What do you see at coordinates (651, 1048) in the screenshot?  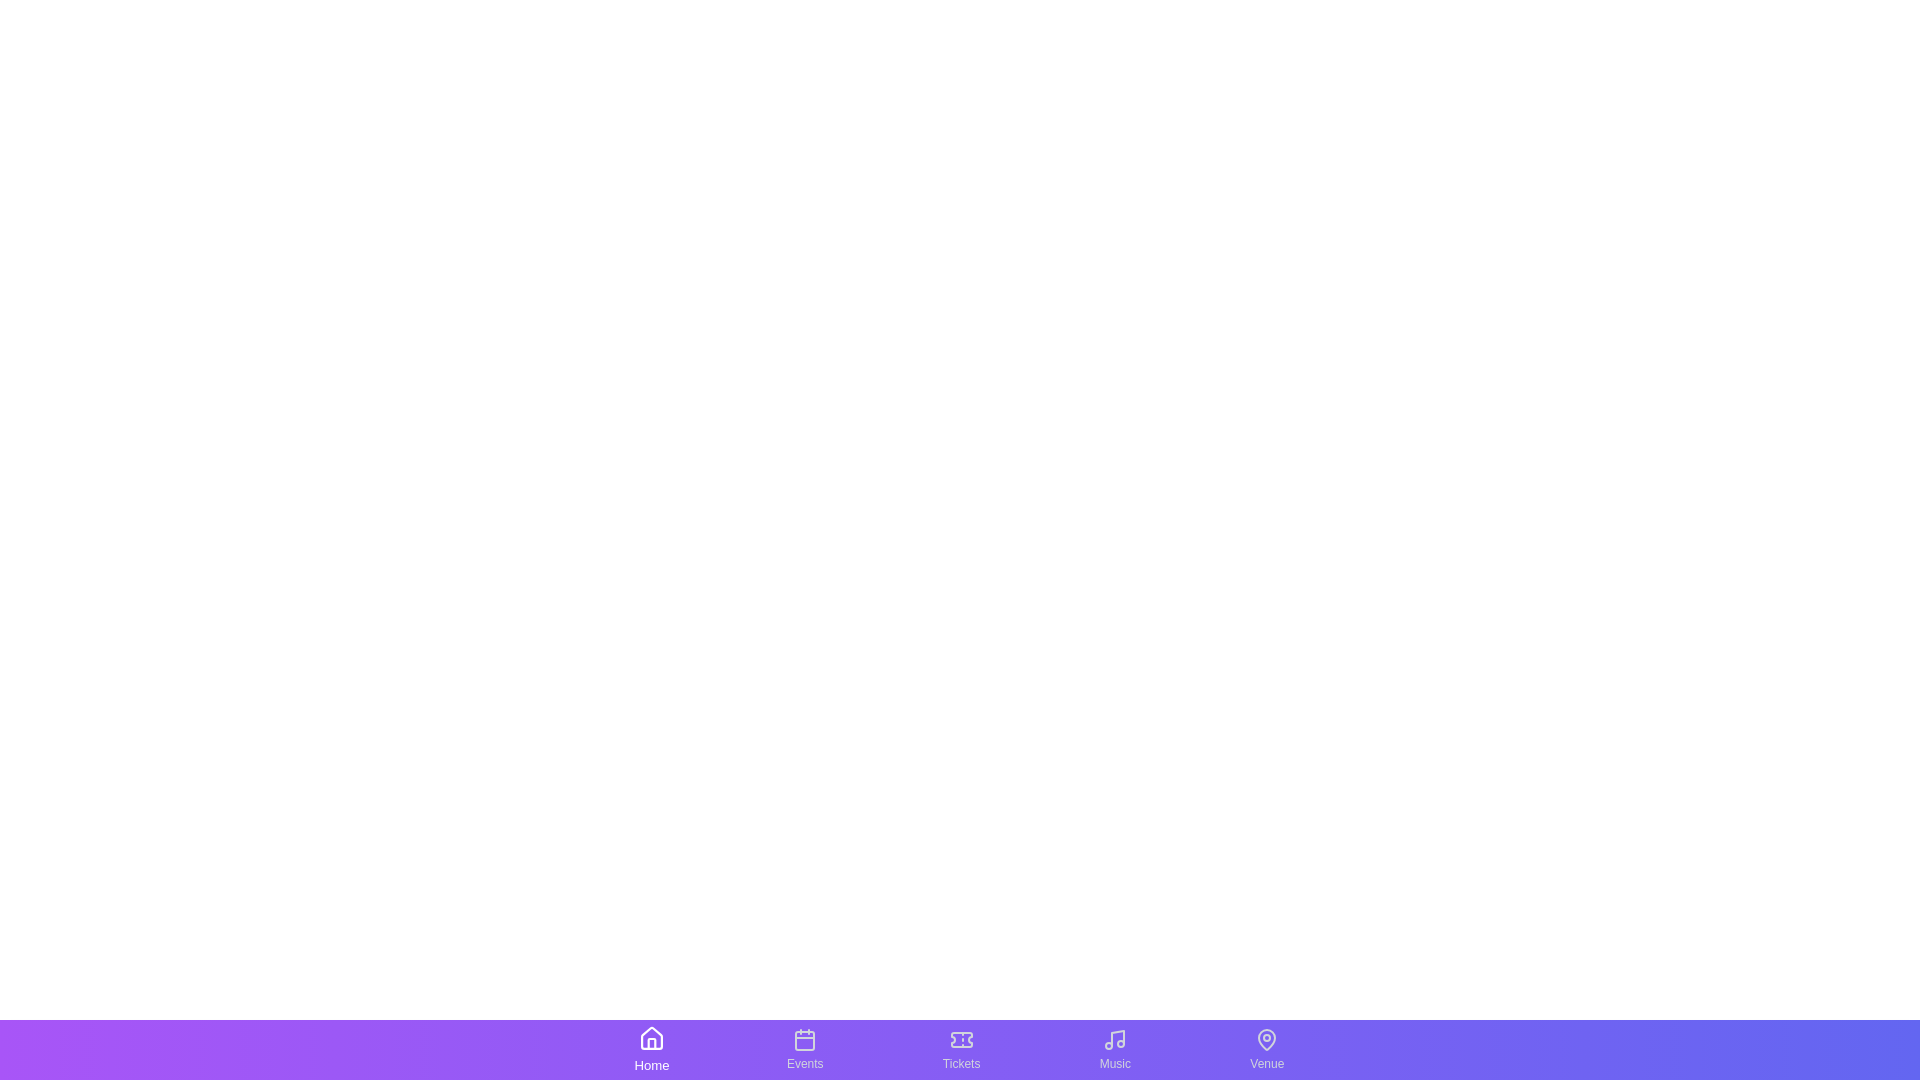 I see `the tab labeled Home to observe the visual changes` at bounding box center [651, 1048].